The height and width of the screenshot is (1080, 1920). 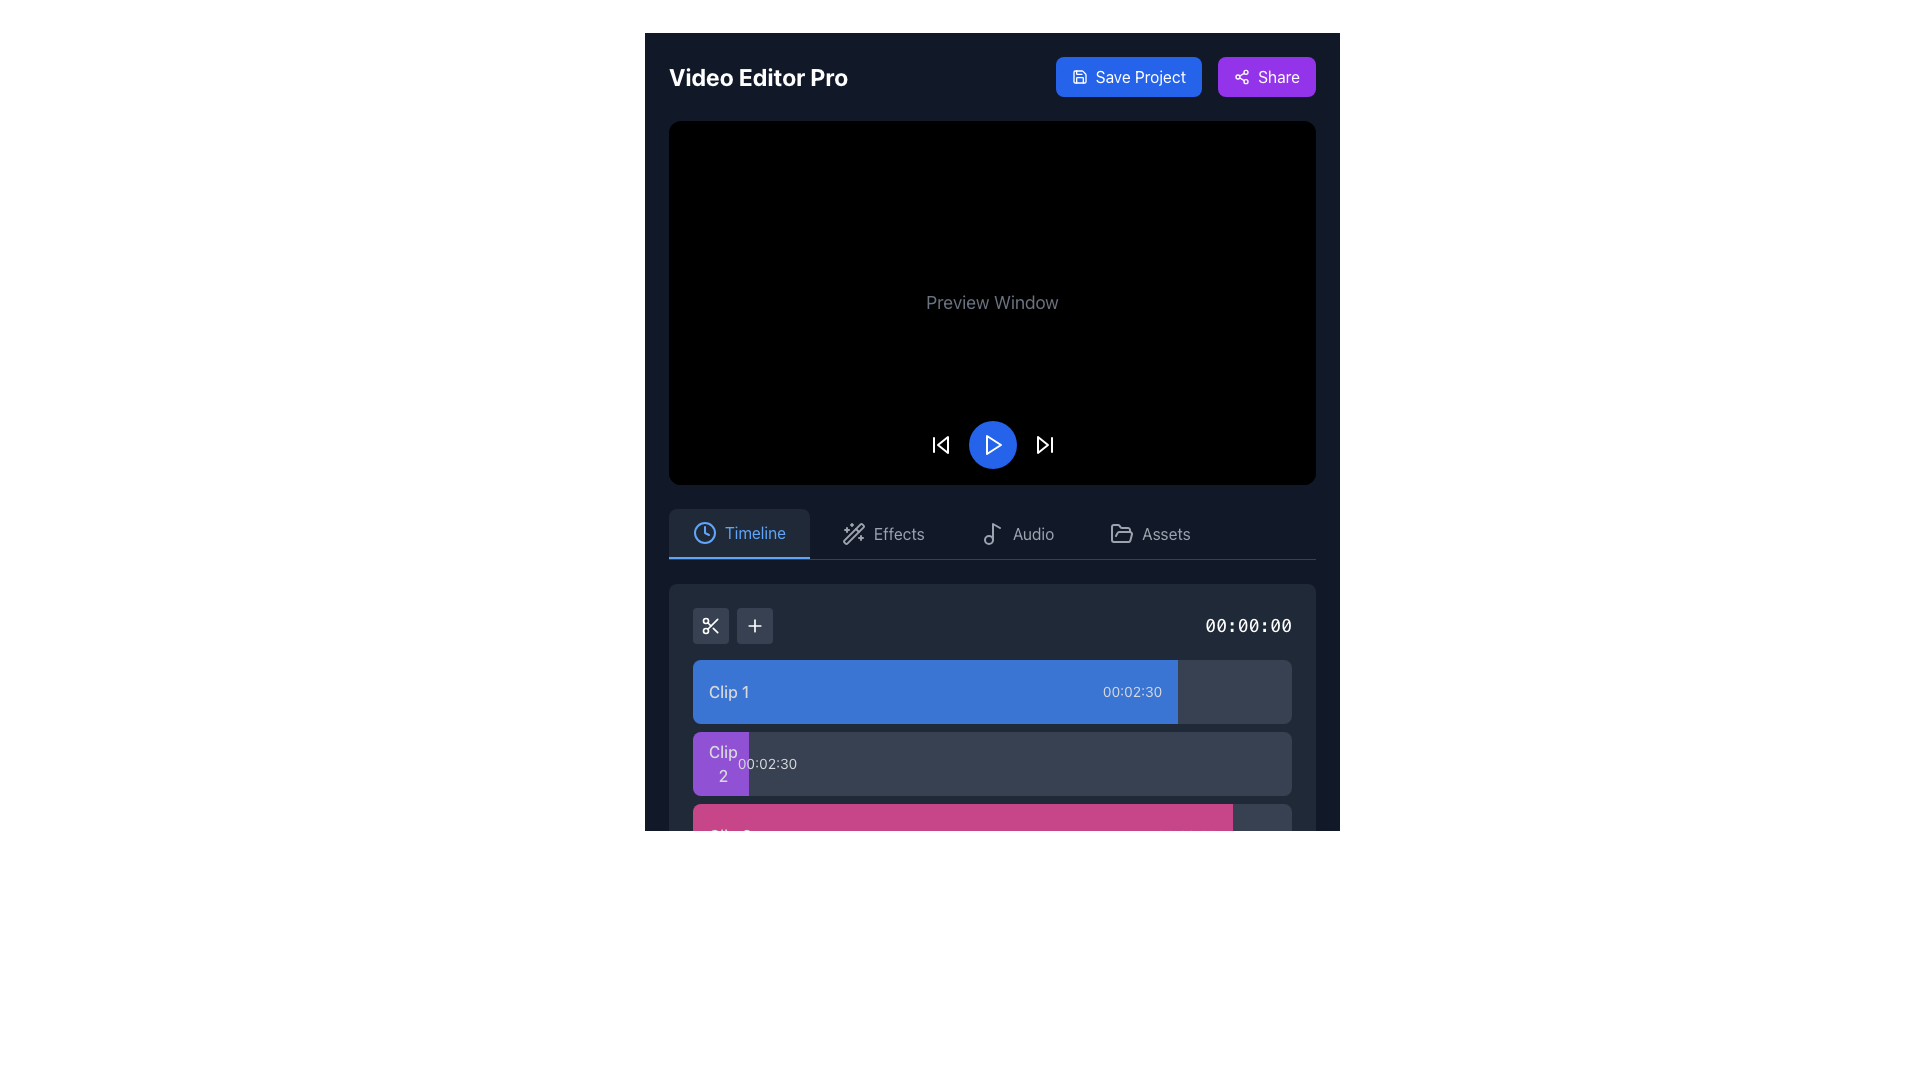 What do you see at coordinates (993, 443) in the screenshot?
I see `the blue triangular play button icon located centrally within a circular blue button, situated underneath the black rectangle labeled 'Preview Window', to play the video` at bounding box center [993, 443].